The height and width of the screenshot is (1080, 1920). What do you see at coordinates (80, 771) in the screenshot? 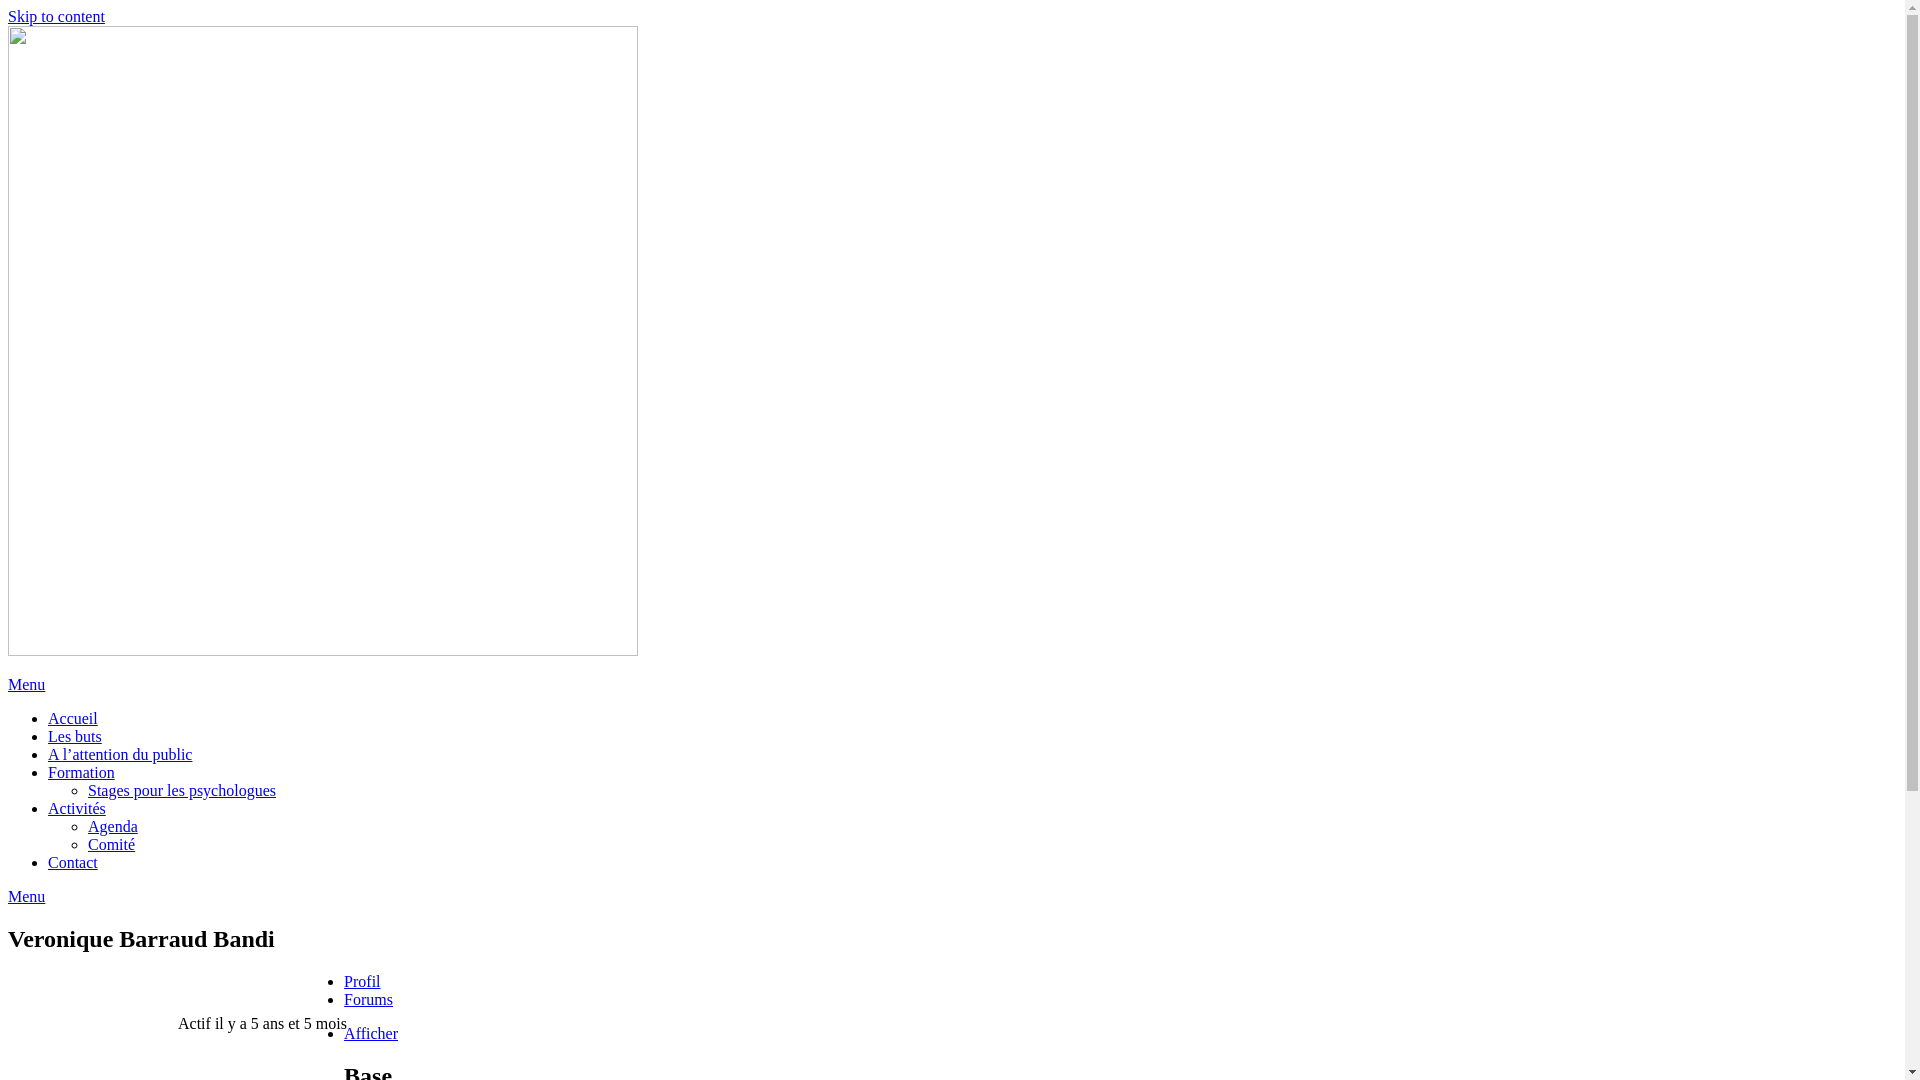
I see `'Formation'` at bounding box center [80, 771].